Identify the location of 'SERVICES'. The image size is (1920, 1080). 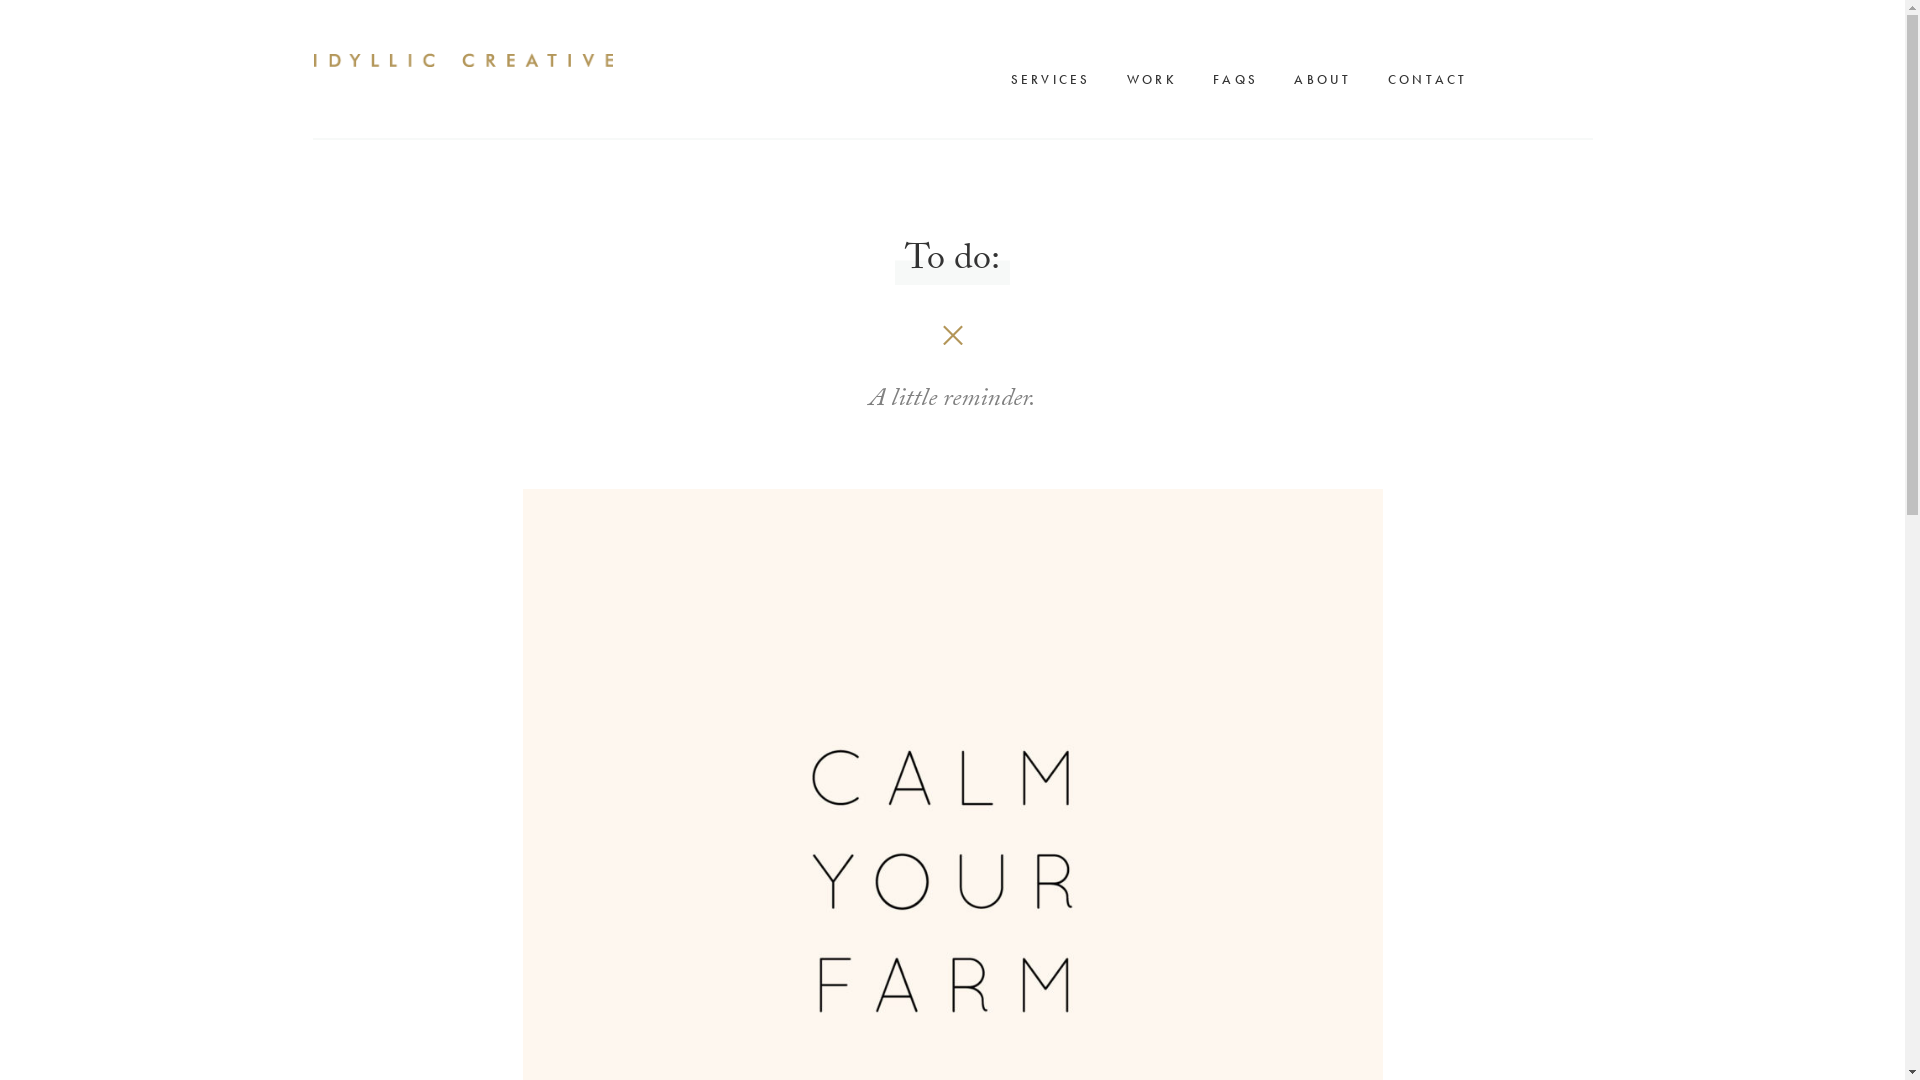
(1054, 78).